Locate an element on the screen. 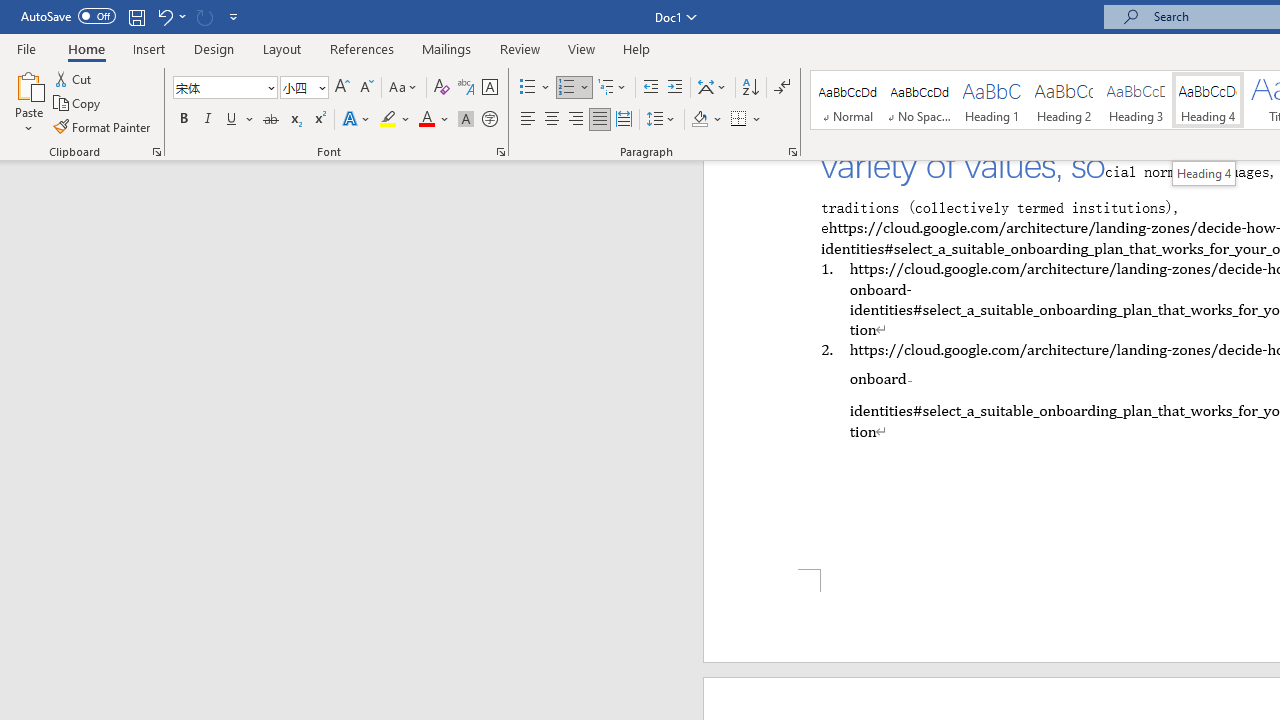  'Underline' is located at coordinates (232, 119).